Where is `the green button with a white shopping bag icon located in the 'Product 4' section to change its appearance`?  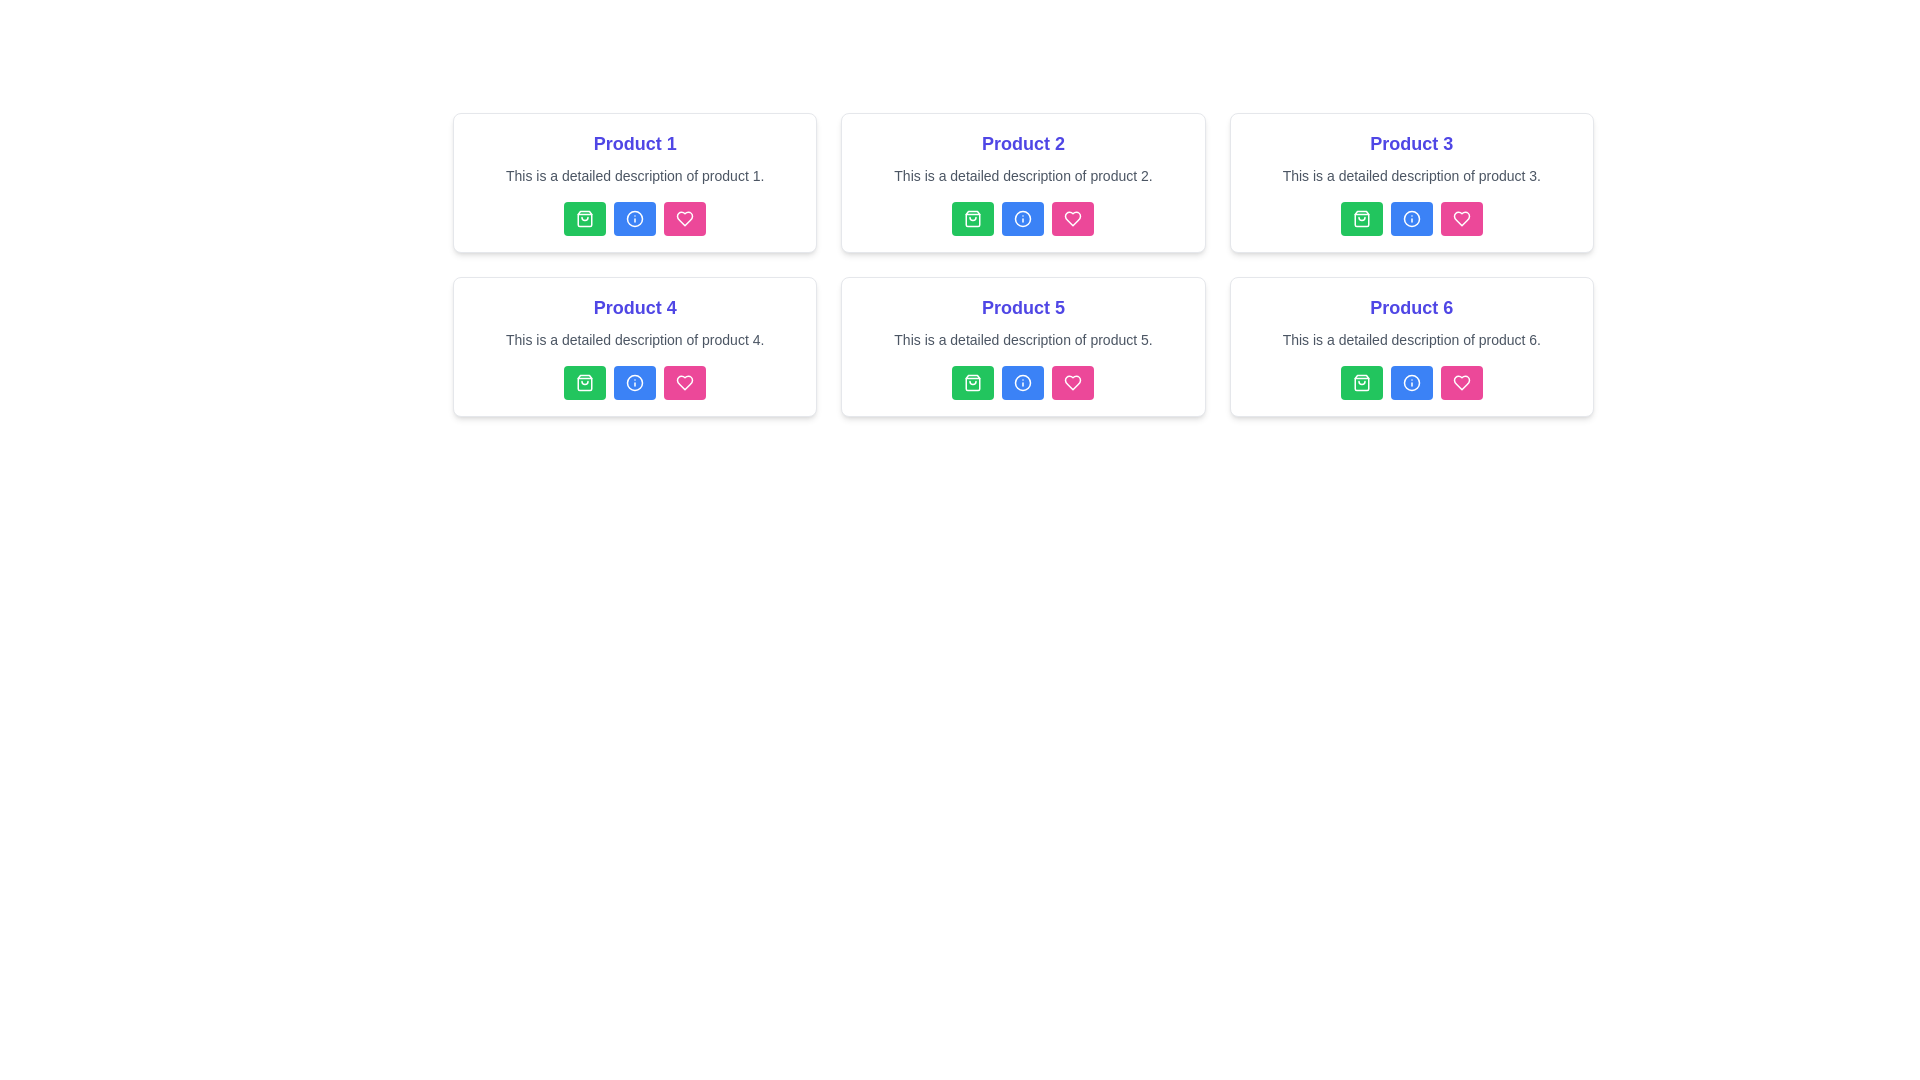
the green button with a white shopping bag icon located in the 'Product 4' section to change its appearance is located at coordinates (584, 382).